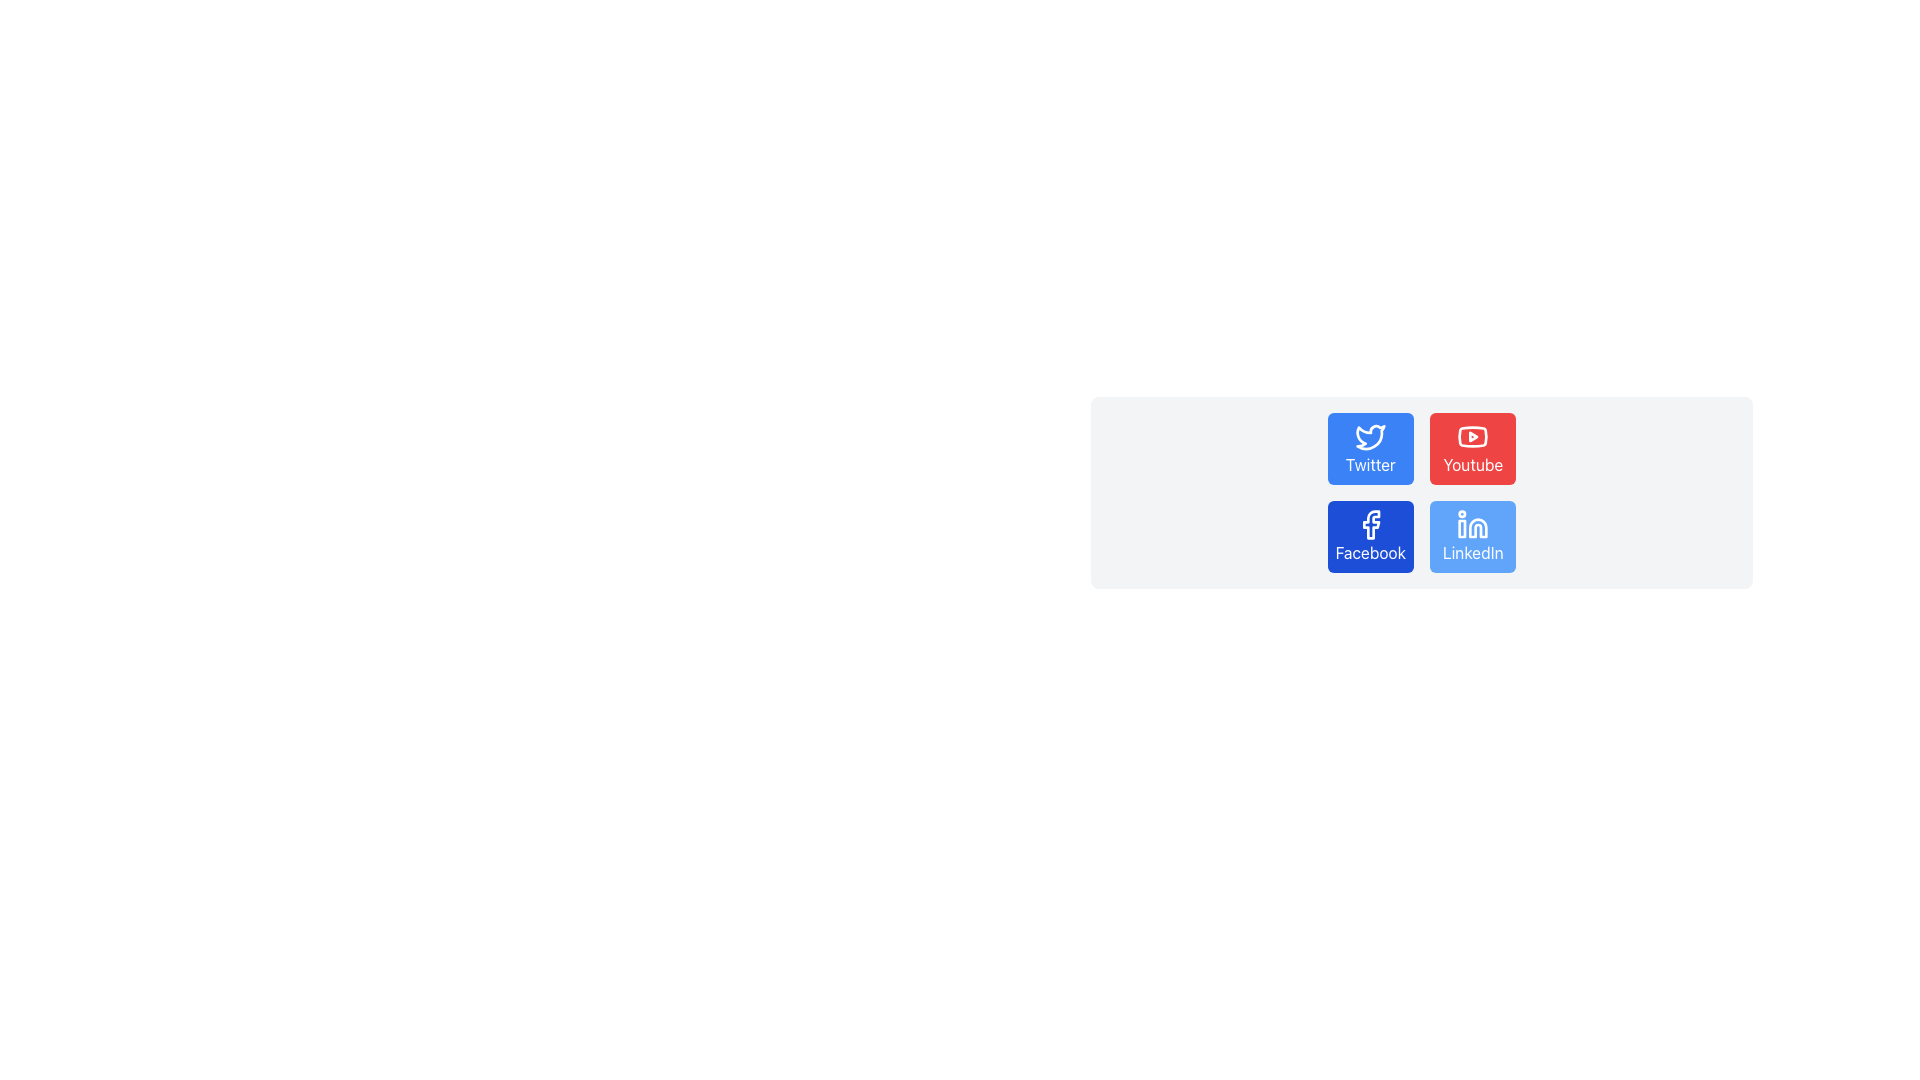 The image size is (1920, 1080). Describe the element at coordinates (1369, 435) in the screenshot. I see `the Twitter icon, which is located at the top-left corner of a 2x2 grid of social media icons, representing its link to Twitter` at that location.